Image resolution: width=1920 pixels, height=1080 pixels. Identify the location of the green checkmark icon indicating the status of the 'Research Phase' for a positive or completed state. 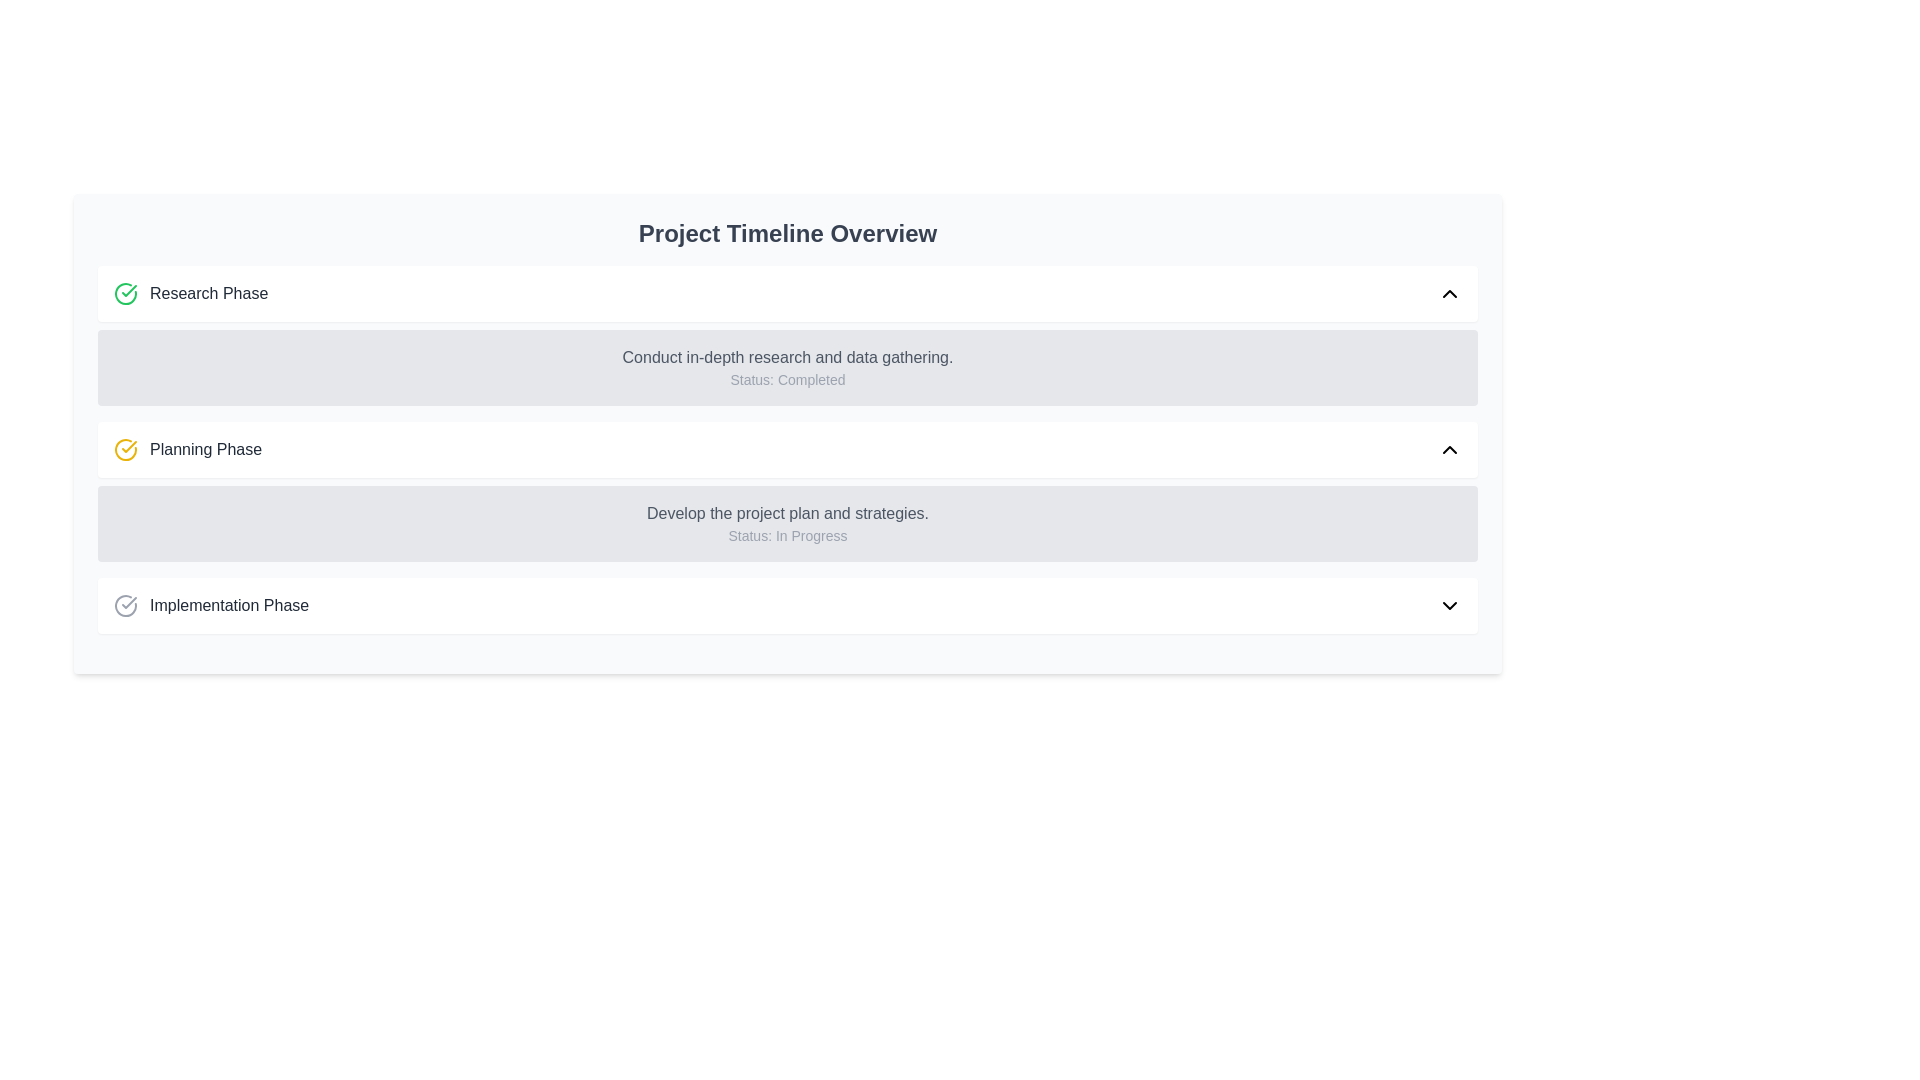
(124, 293).